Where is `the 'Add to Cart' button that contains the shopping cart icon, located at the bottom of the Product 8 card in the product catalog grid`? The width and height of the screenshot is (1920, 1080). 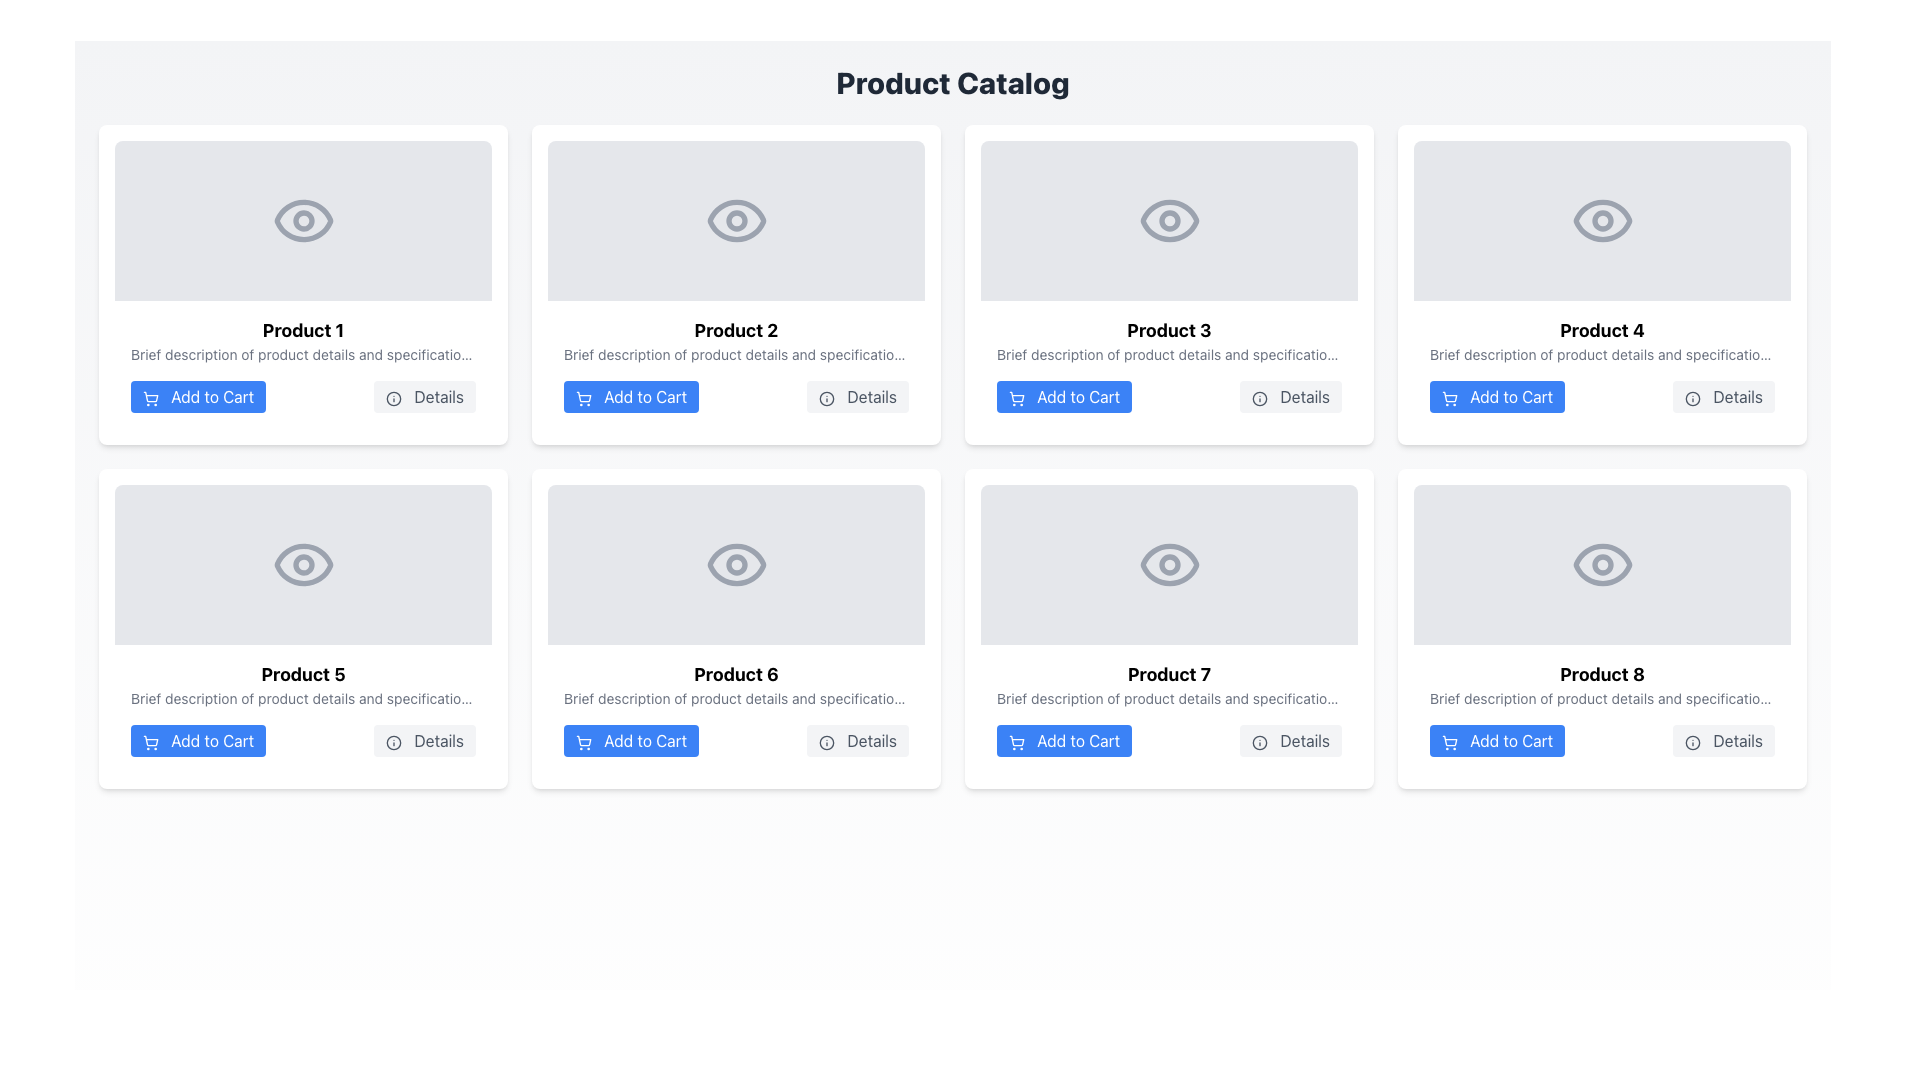 the 'Add to Cart' button that contains the shopping cart icon, located at the bottom of the Product 8 card in the product catalog grid is located at coordinates (1449, 741).